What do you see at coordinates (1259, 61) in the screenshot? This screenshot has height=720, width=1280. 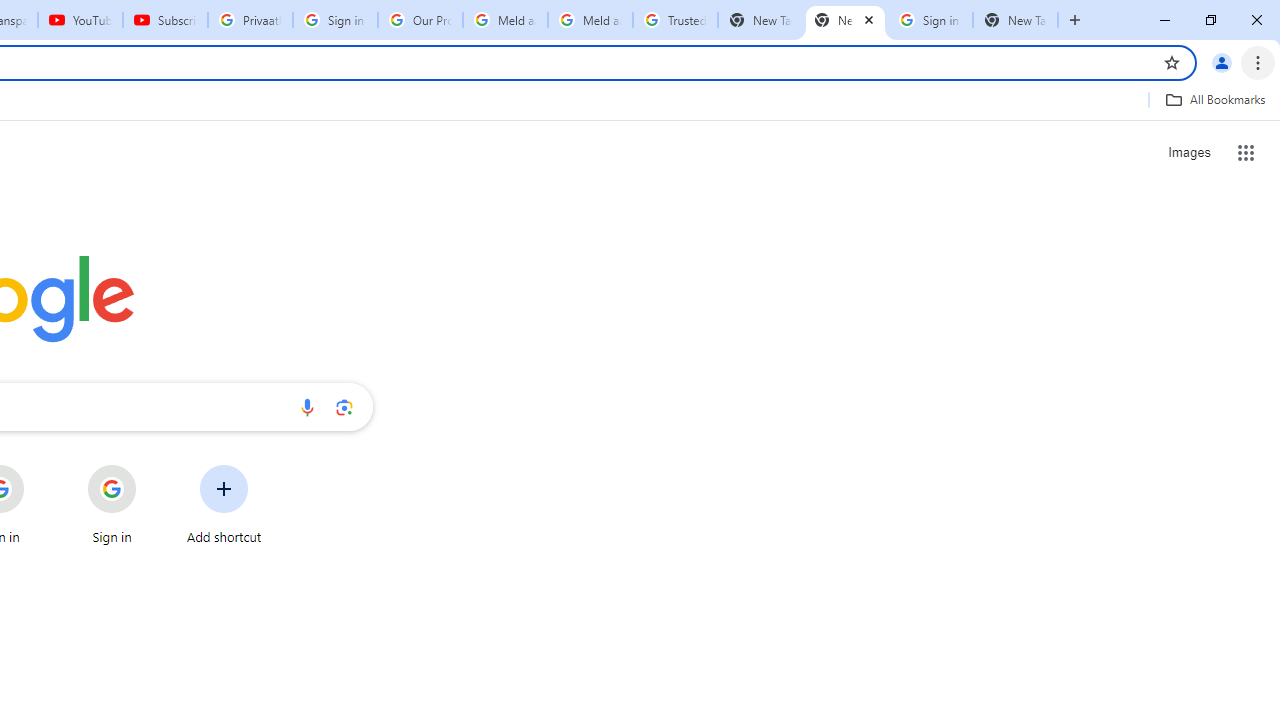 I see `'Chrome'` at bounding box center [1259, 61].